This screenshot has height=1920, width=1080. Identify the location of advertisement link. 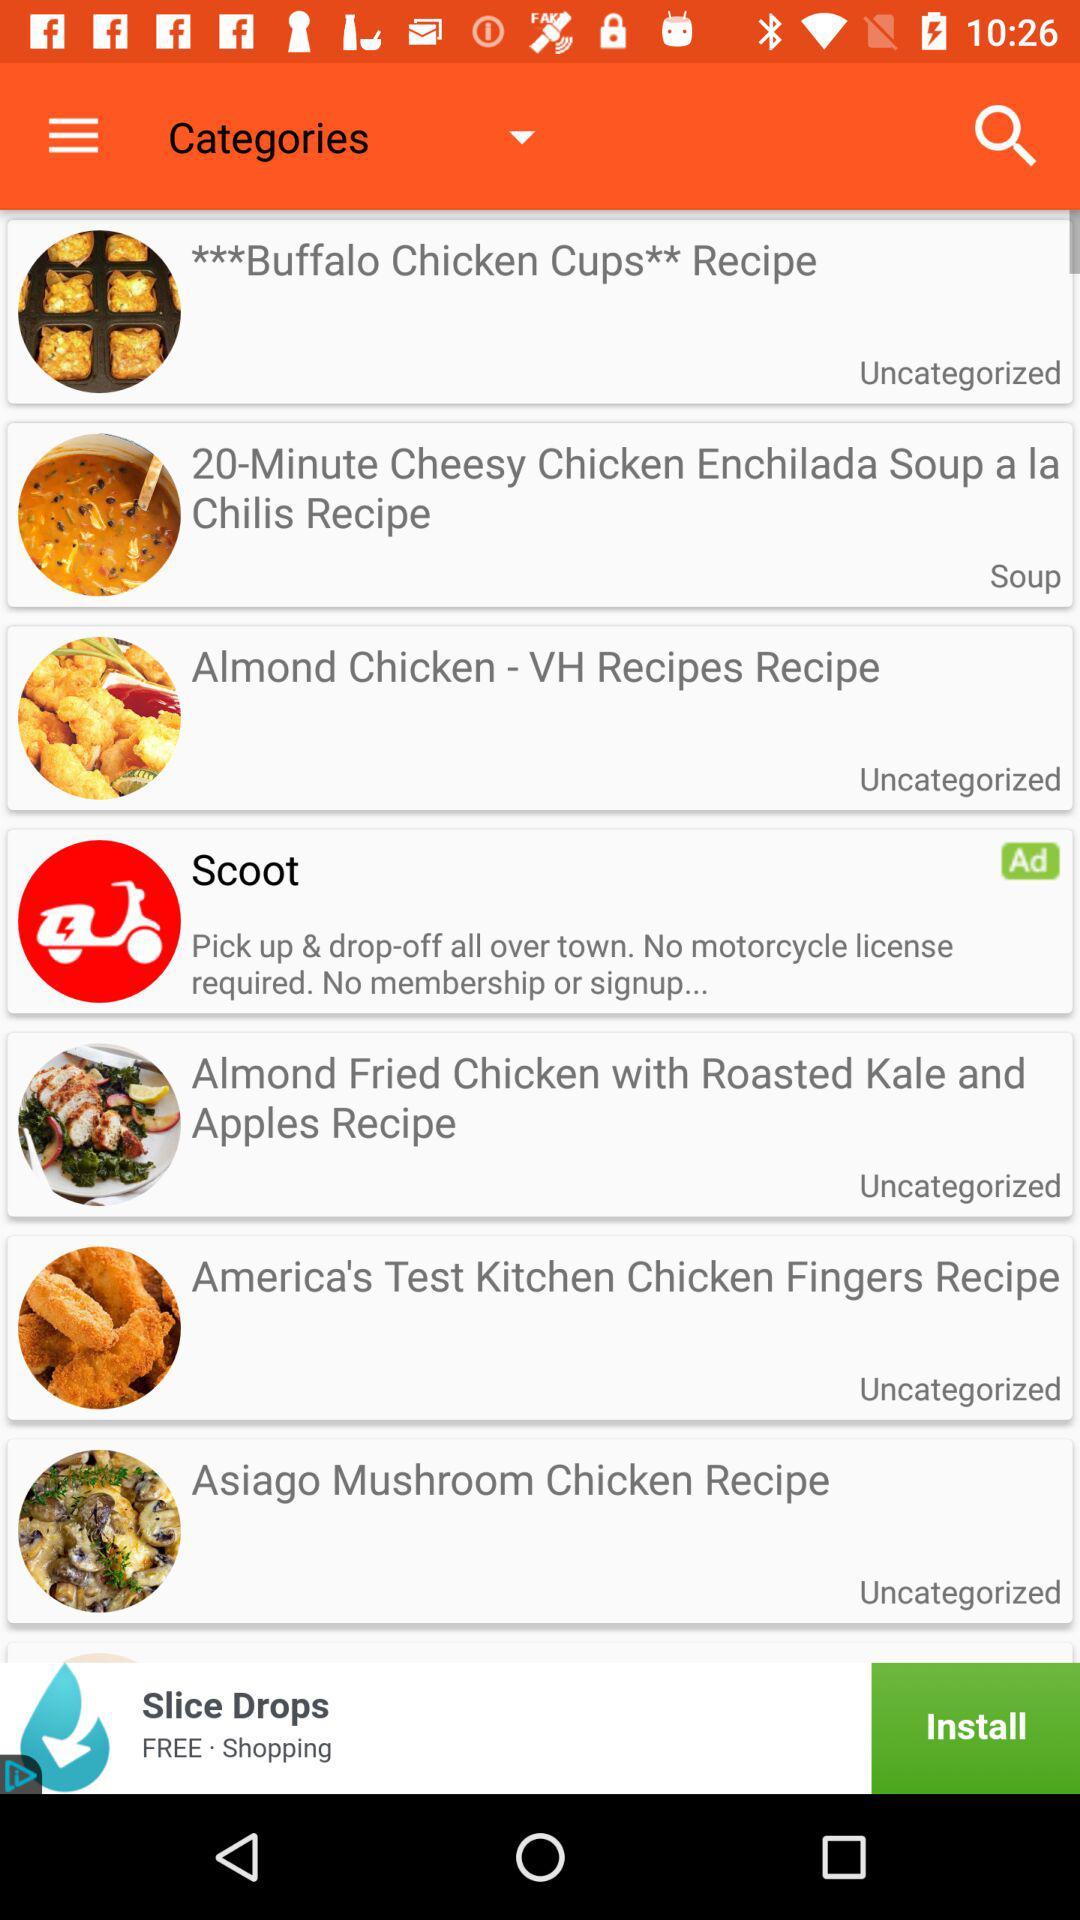
(540, 1727).